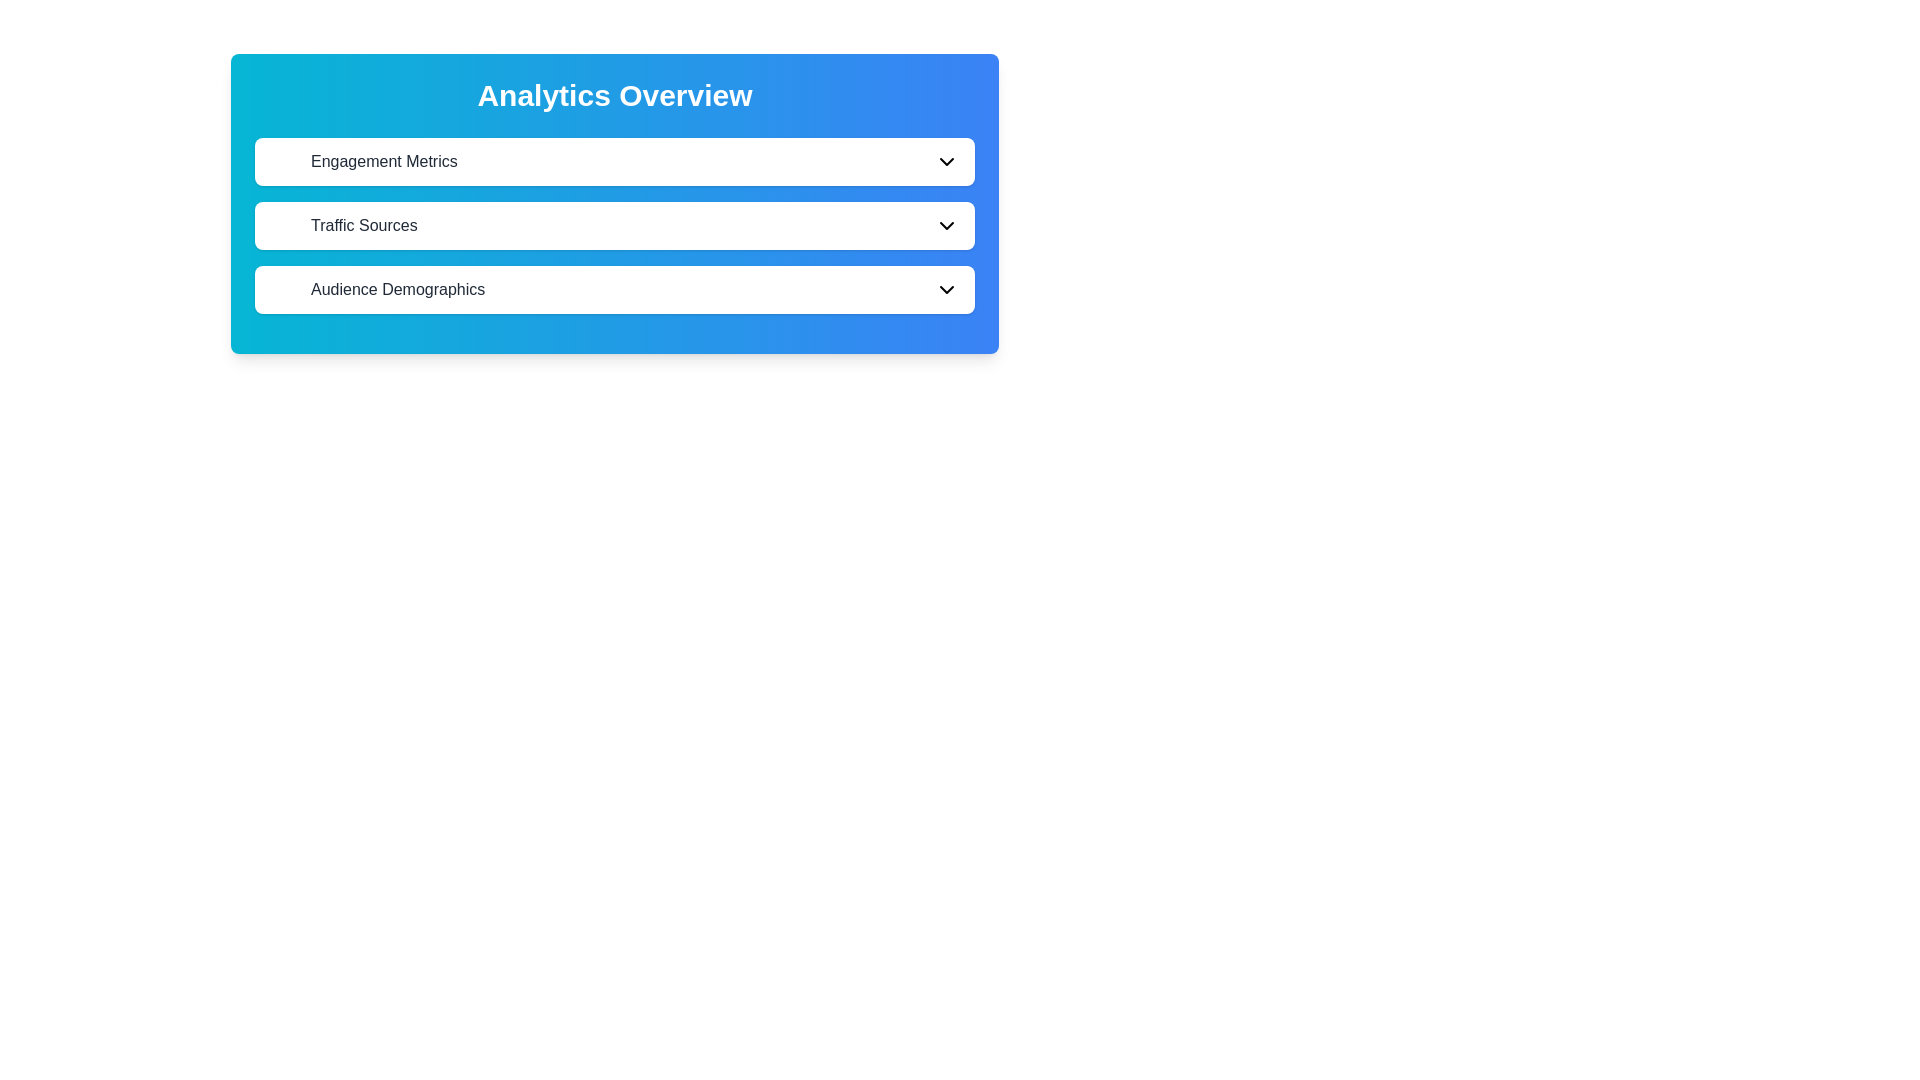 This screenshot has height=1080, width=1920. Describe the element at coordinates (613, 225) in the screenshot. I see `the second selectable option in the Analytics Overview section` at that location.